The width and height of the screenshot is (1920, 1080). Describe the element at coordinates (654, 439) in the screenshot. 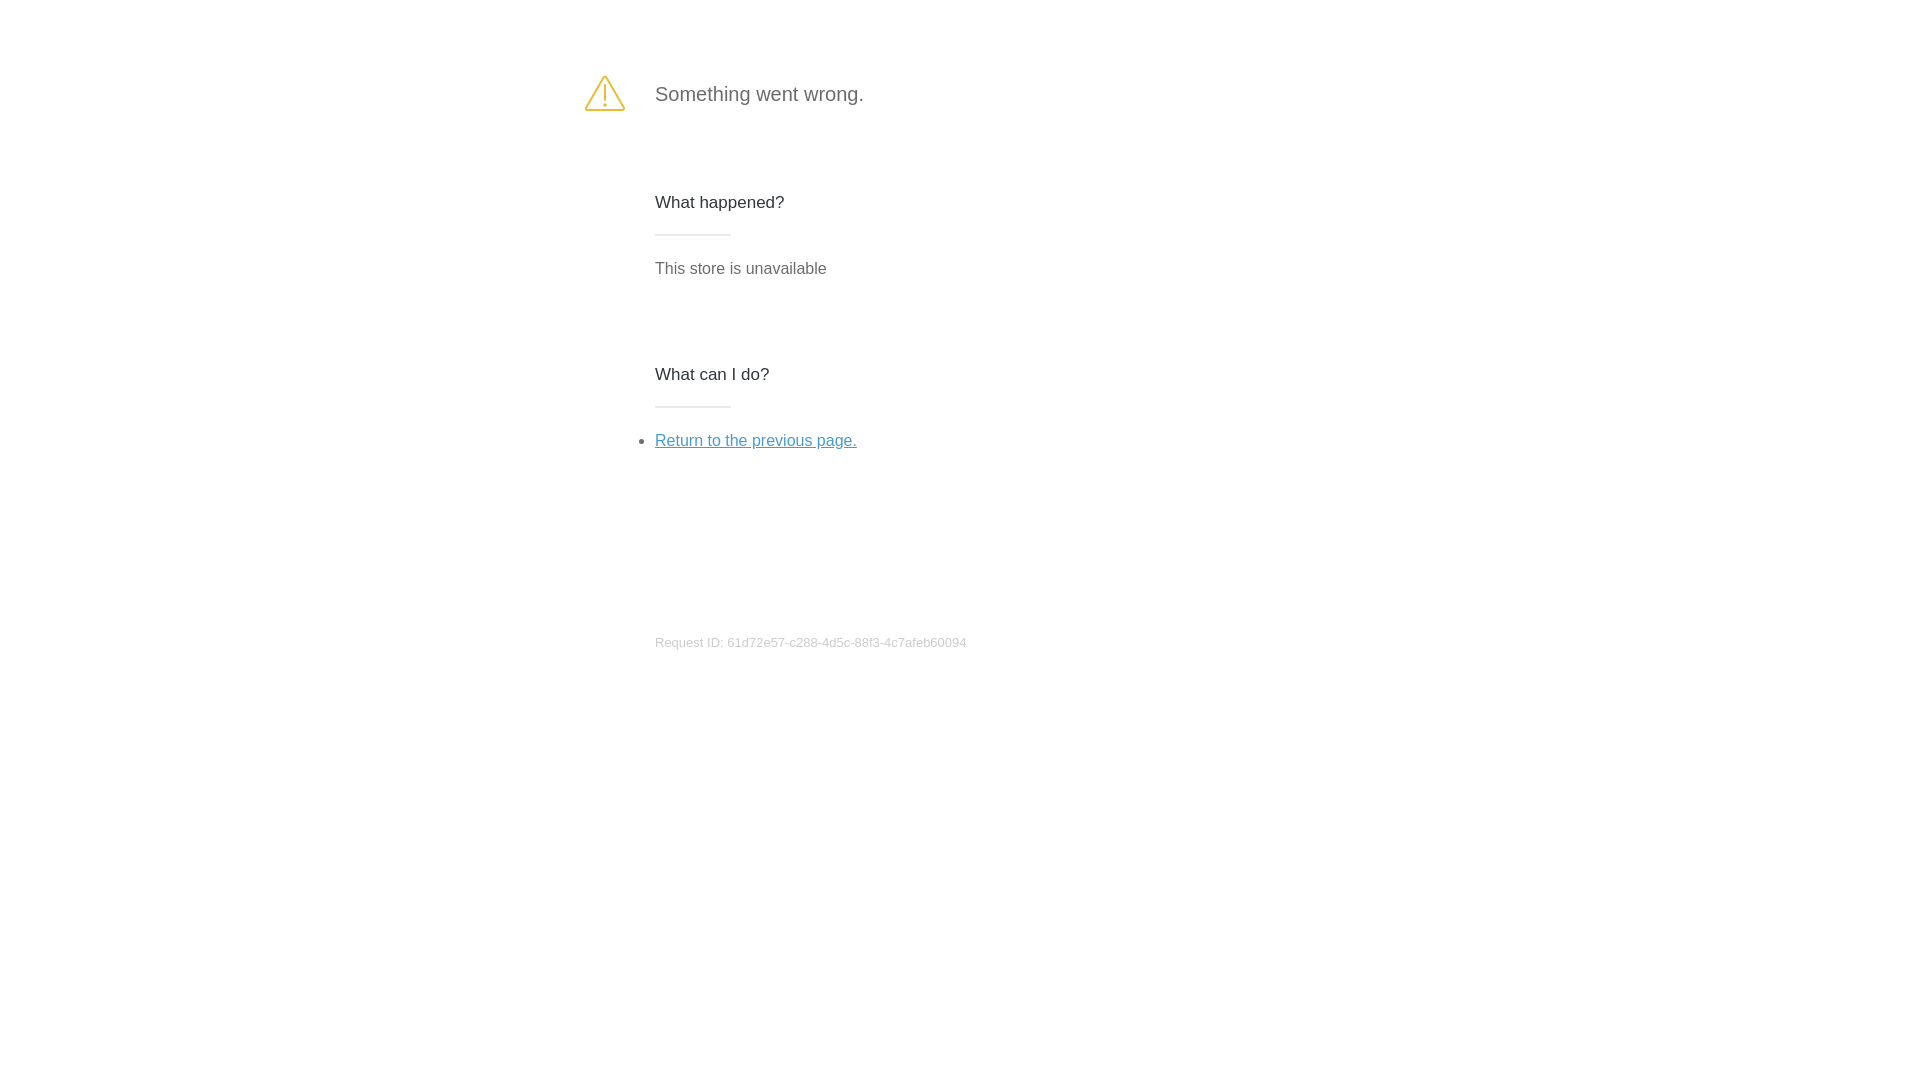

I see `'Return to the previous page.'` at that location.